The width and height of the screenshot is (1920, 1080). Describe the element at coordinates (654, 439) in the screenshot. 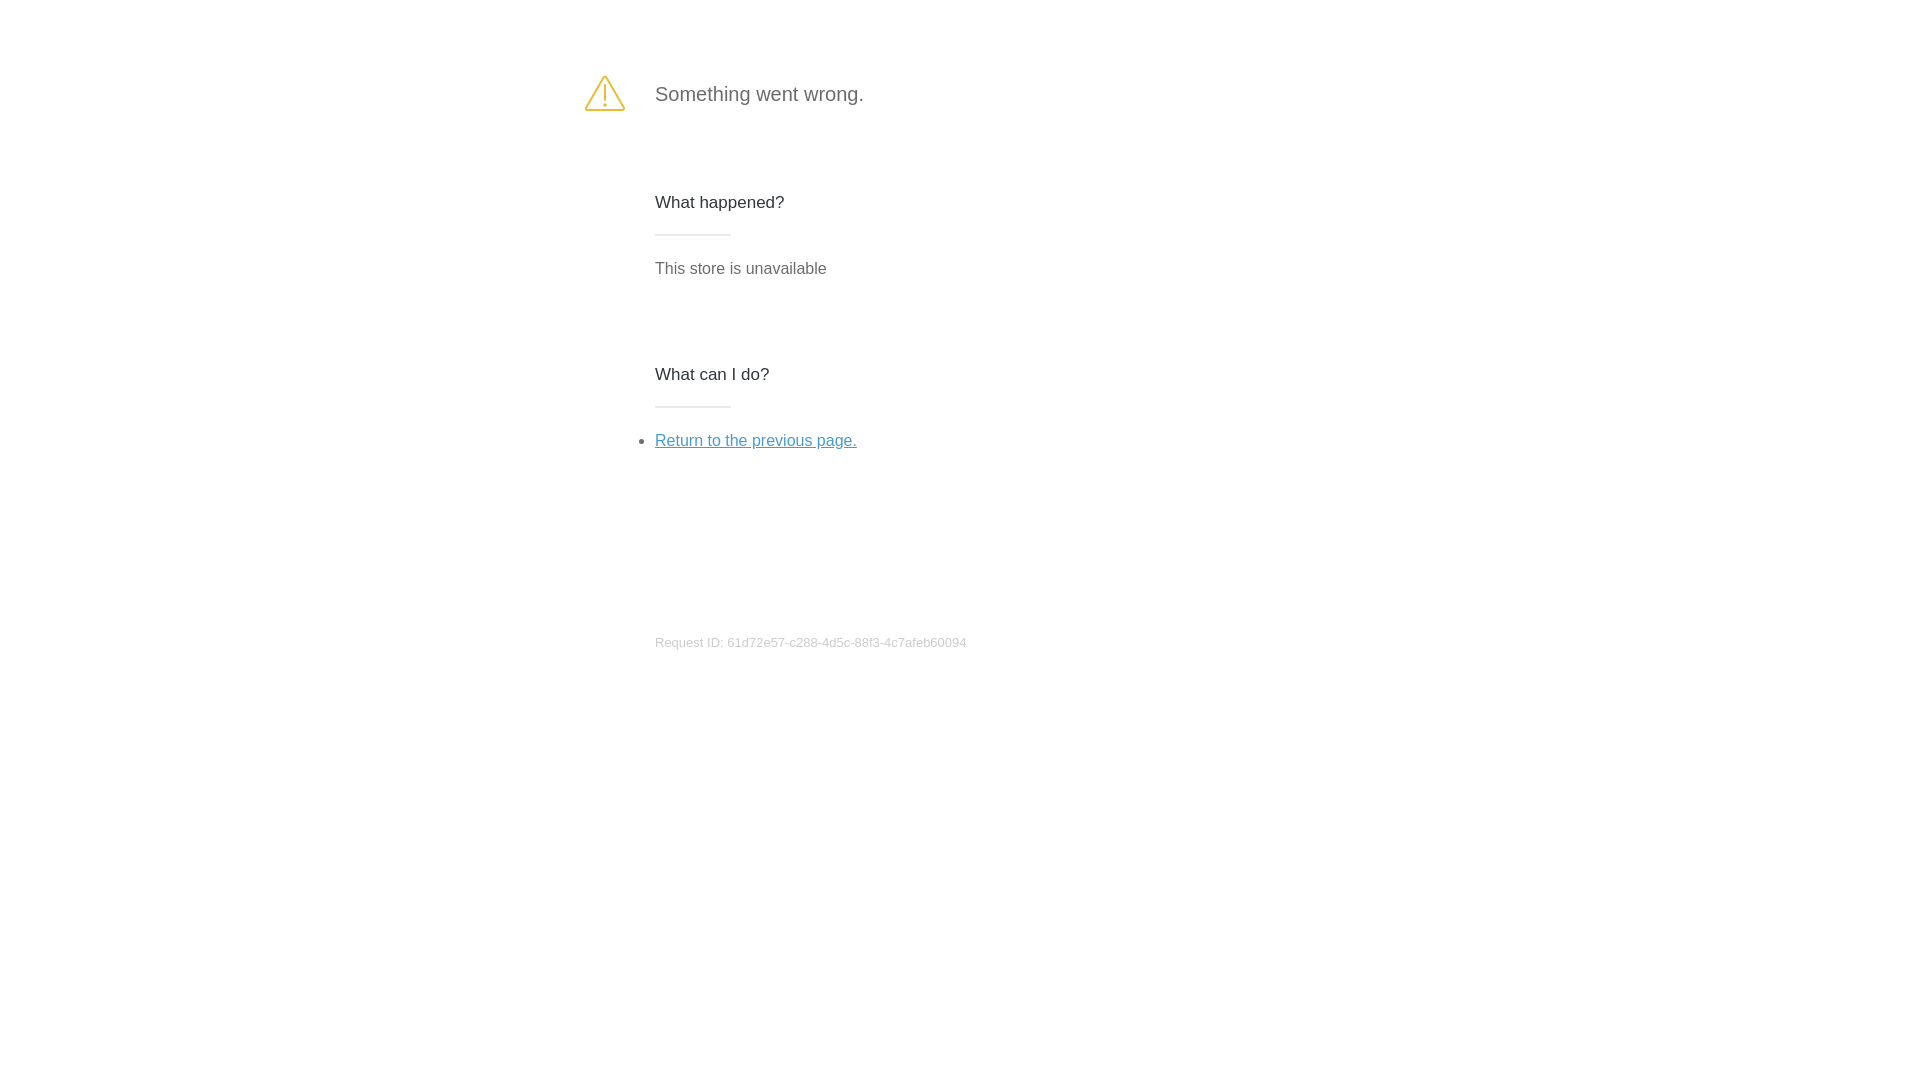

I see `'Return to the previous page.'` at that location.